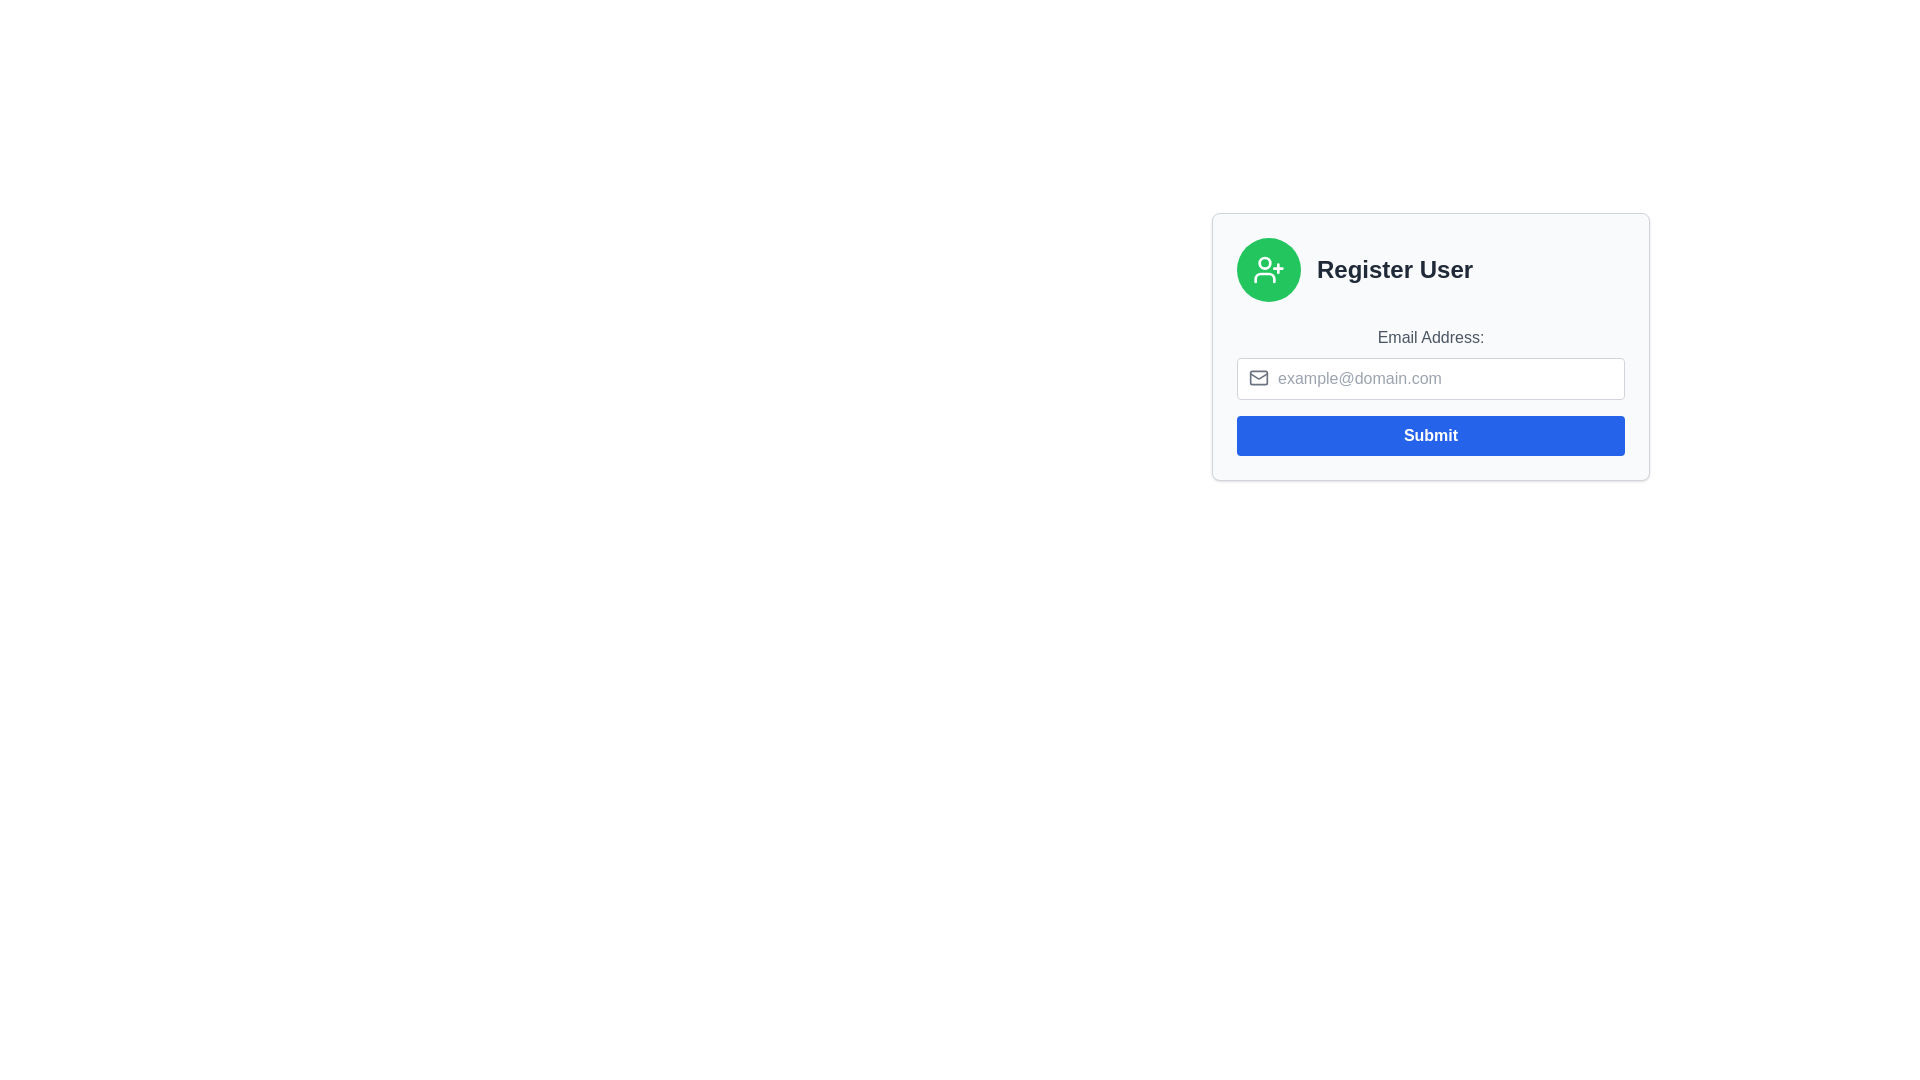 The image size is (1920, 1080). What do you see at coordinates (1429, 434) in the screenshot?
I see `the 'Submit' button, which has a vibrant blue background and bold white text, to change its shade` at bounding box center [1429, 434].